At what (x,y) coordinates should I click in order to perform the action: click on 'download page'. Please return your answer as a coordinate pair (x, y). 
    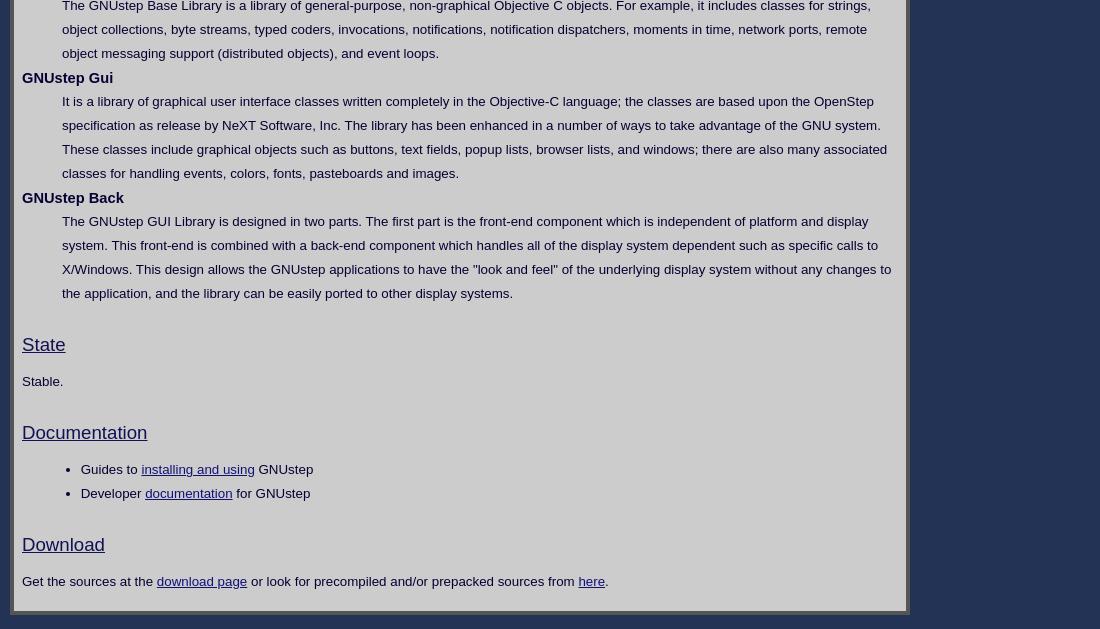
    Looking at the image, I should click on (154, 580).